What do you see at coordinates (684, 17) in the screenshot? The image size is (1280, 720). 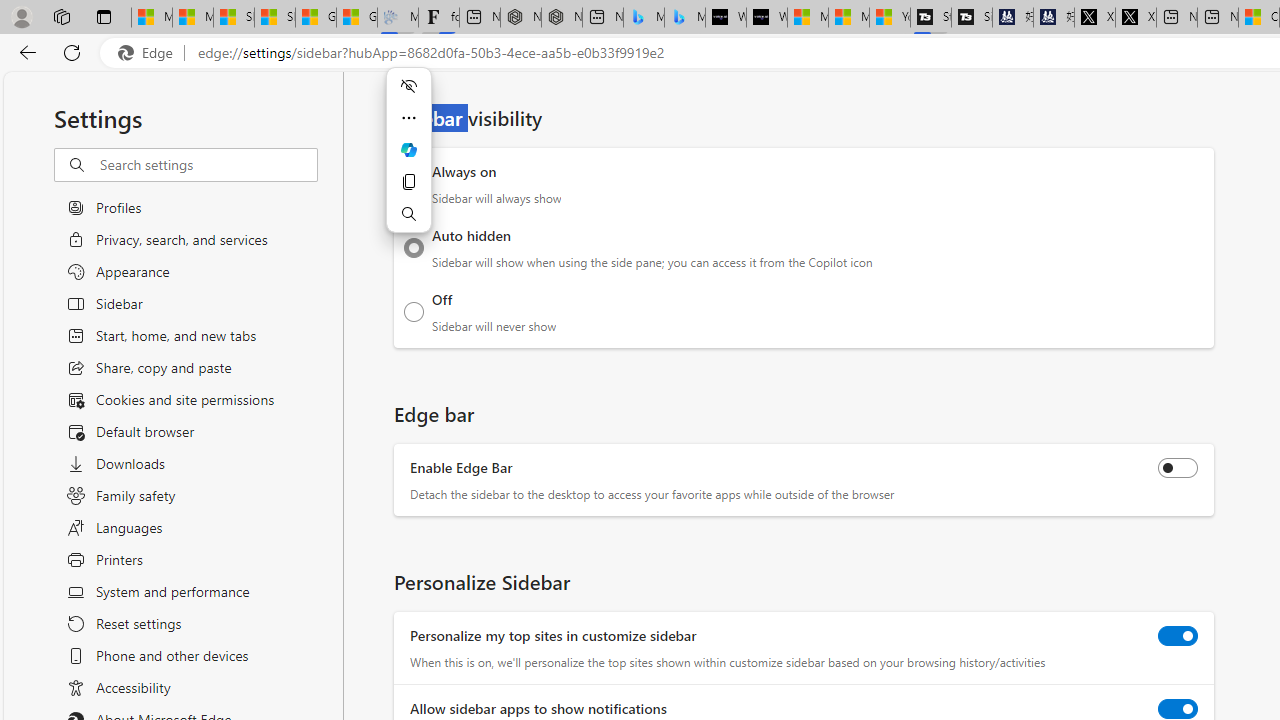 I see `'Microsoft Bing Travel - Shangri-La Hotel Bangkok'` at bounding box center [684, 17].